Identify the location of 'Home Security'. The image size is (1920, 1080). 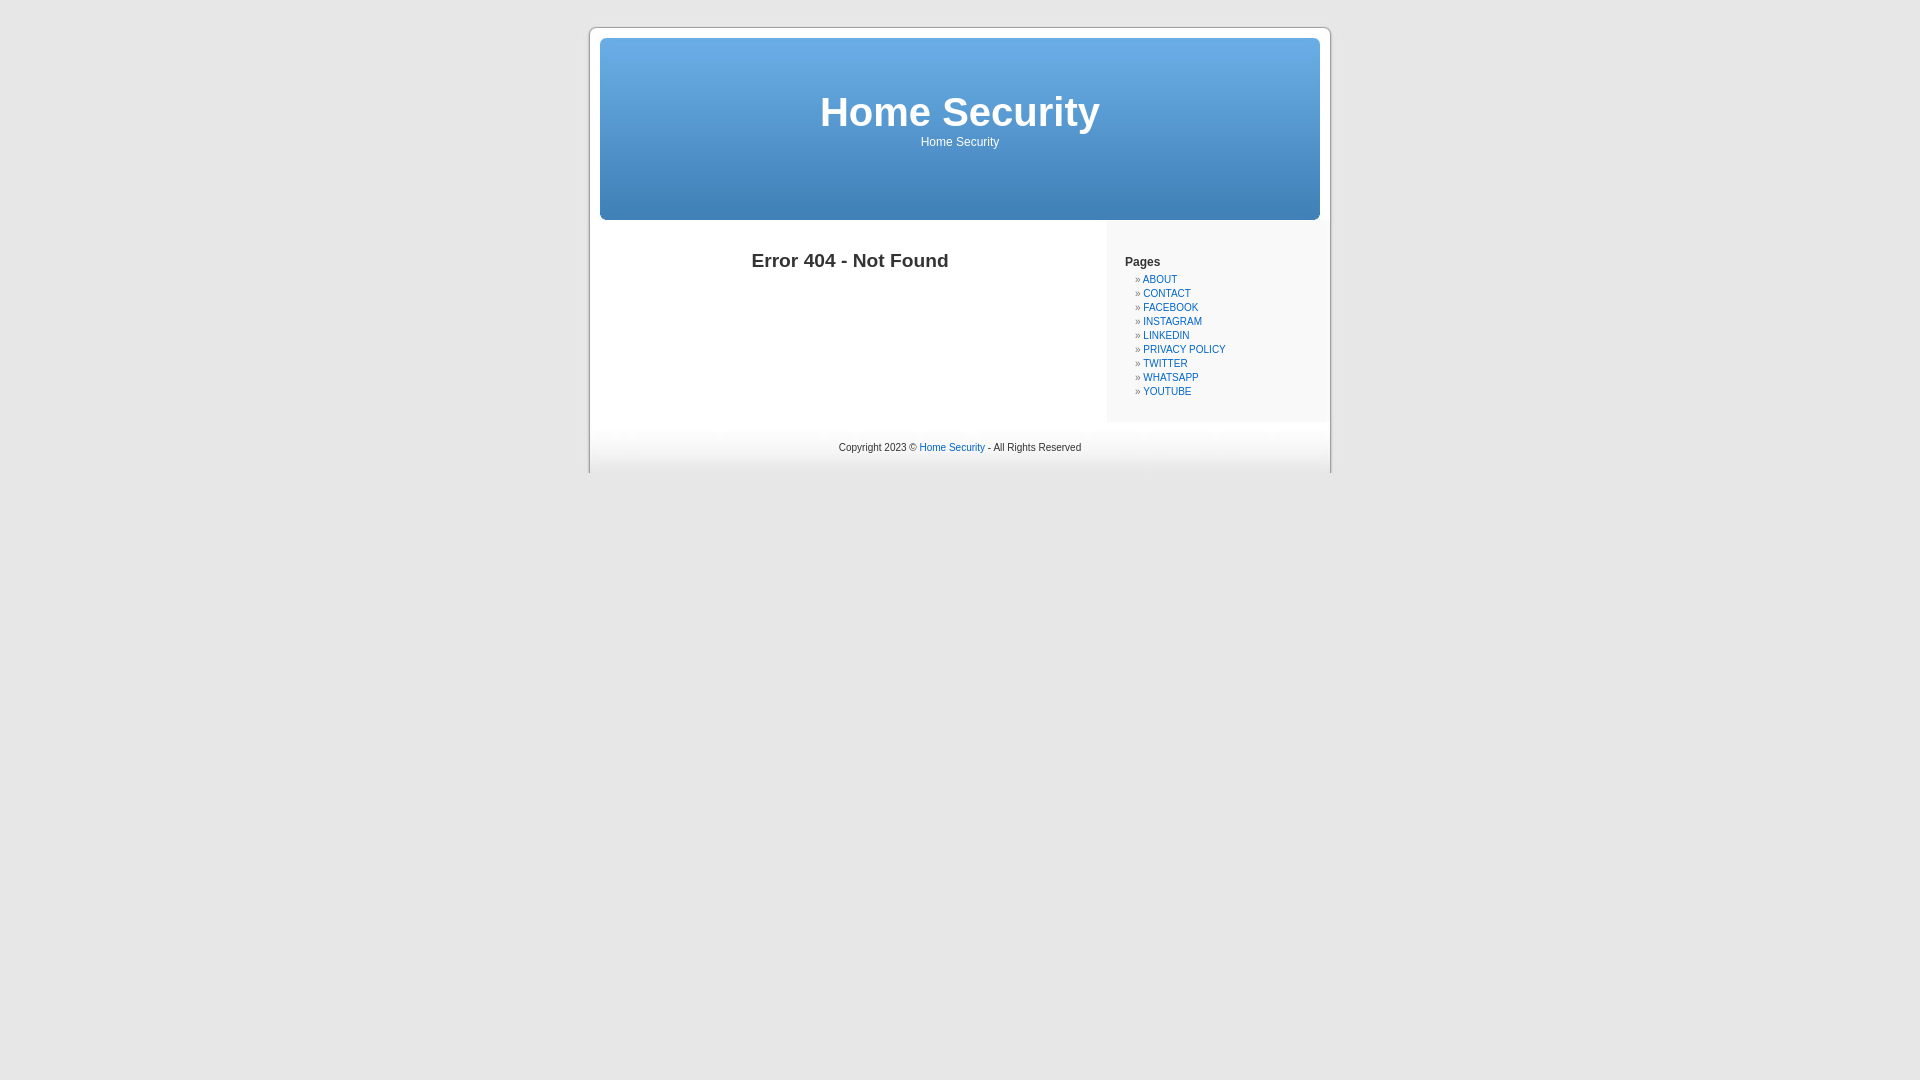
(919, 446).